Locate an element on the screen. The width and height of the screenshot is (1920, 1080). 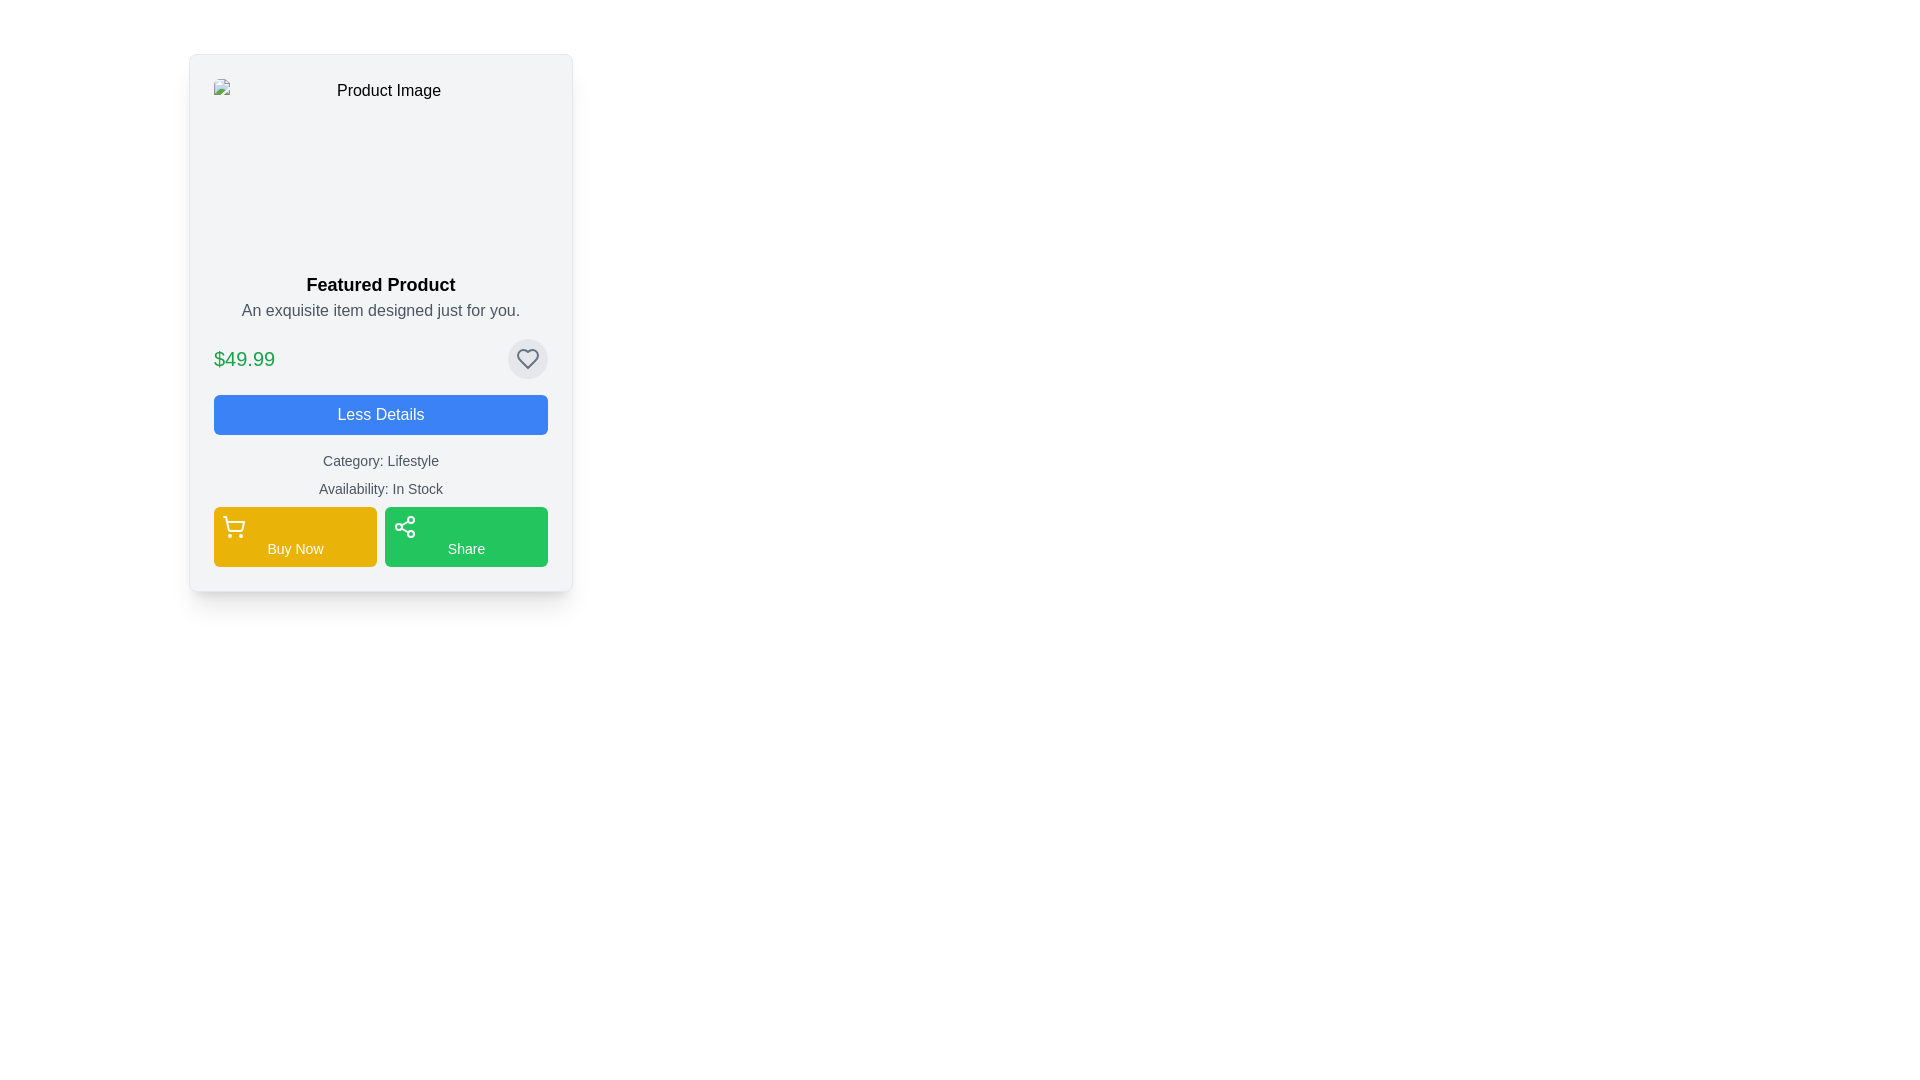
the Text Label displaying 'Category: Lifestyle' is located at coordinates (380, 461).